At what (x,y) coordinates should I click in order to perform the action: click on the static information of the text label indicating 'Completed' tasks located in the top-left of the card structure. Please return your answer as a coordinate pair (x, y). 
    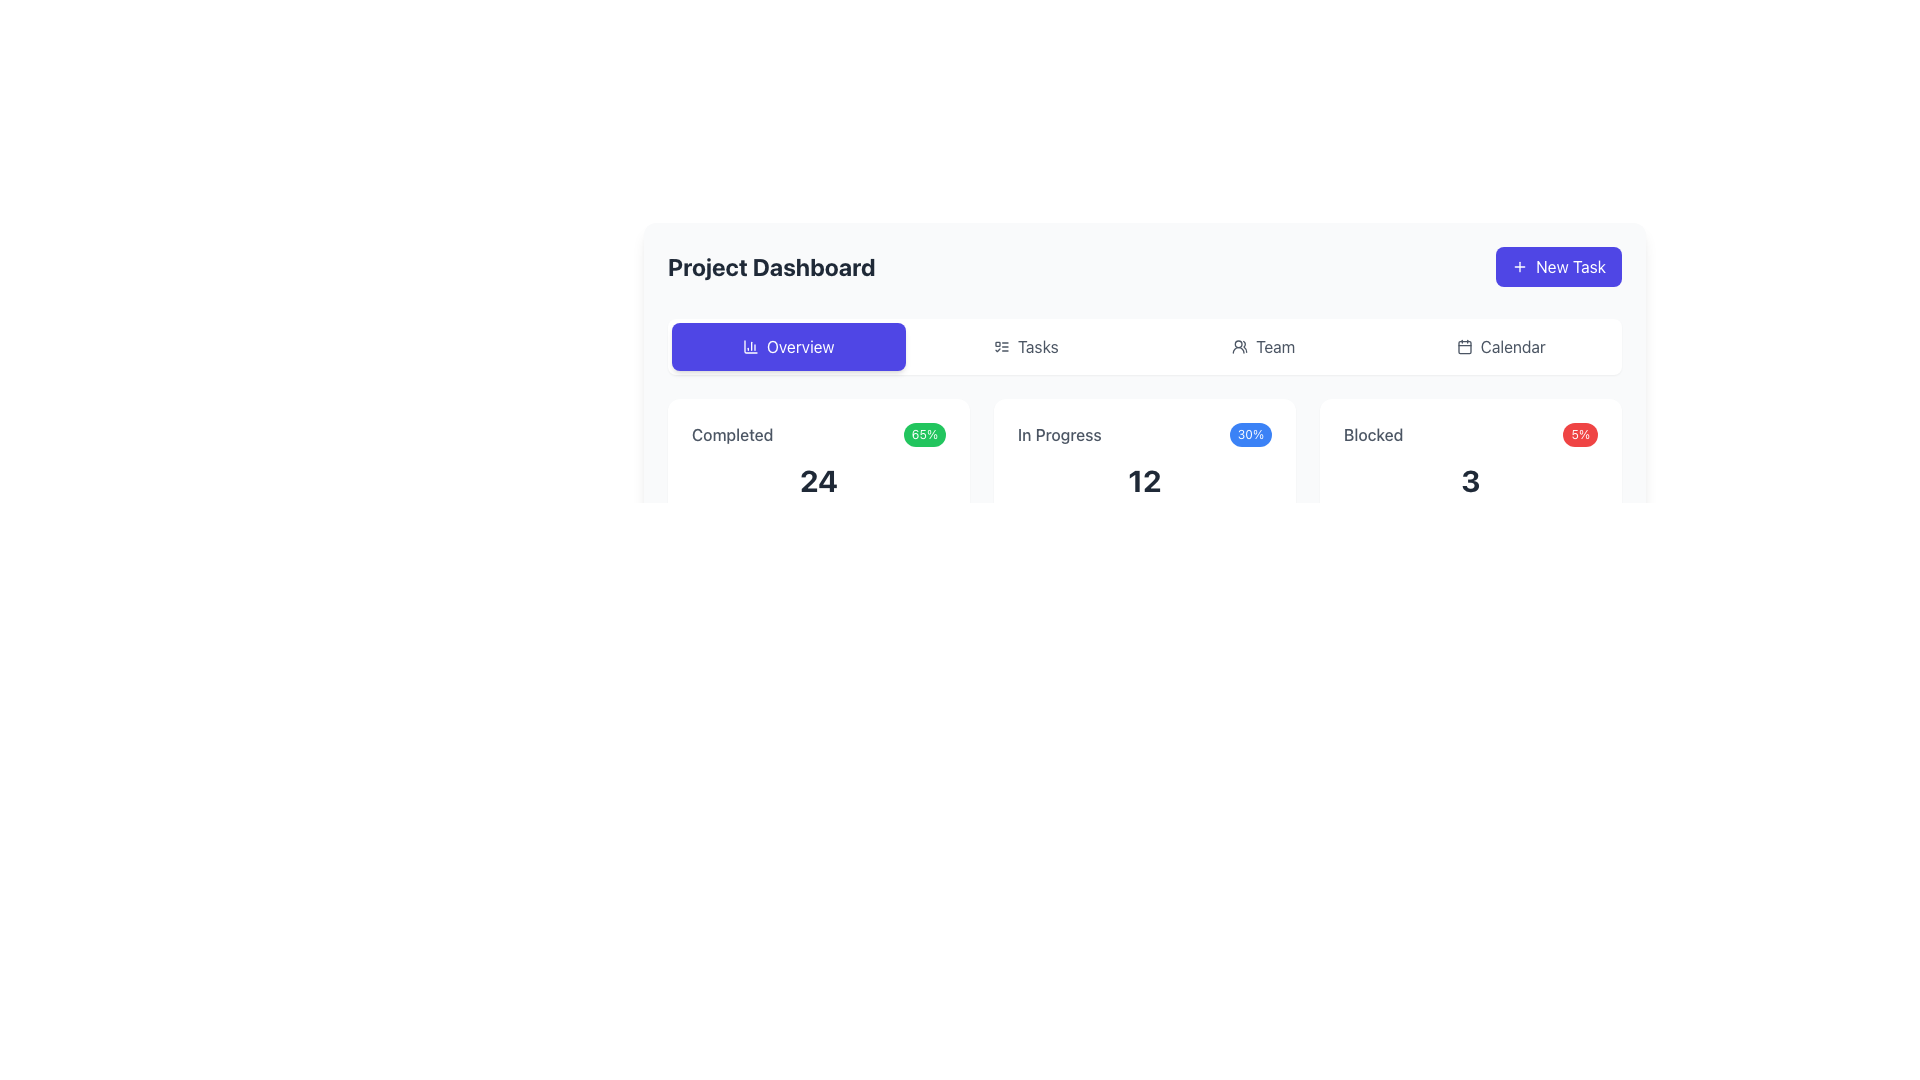
    Looking at the image, I should click on (731, 434).